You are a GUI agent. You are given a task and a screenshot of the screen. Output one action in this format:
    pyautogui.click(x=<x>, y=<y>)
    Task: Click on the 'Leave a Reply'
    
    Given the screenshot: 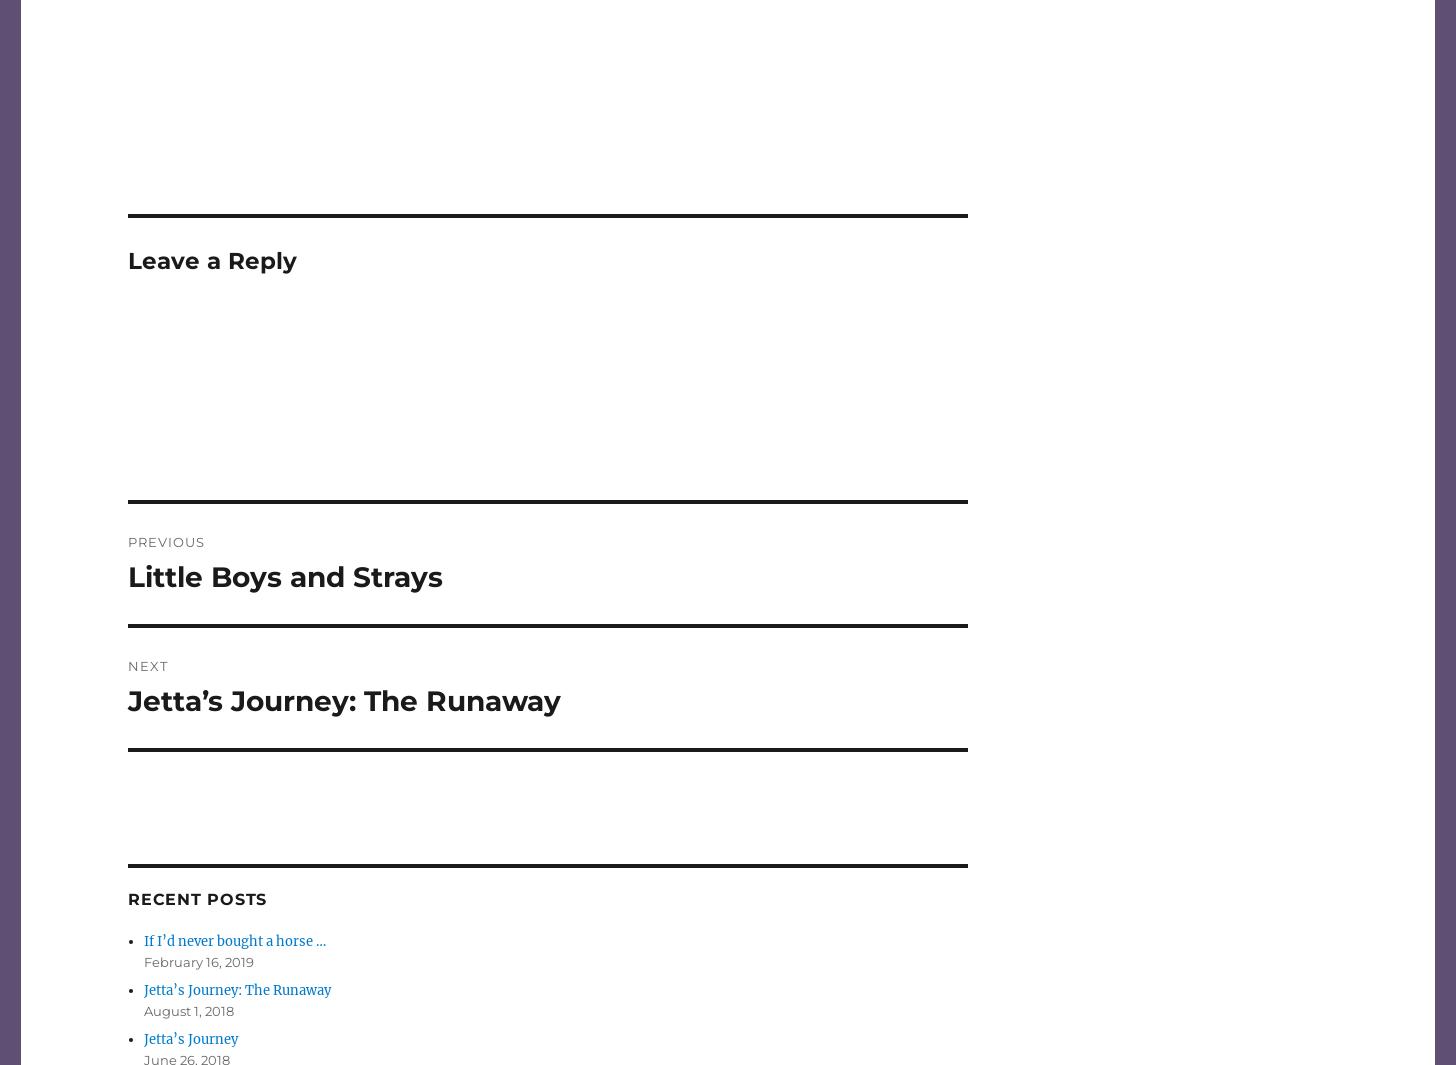 What is the action you would take?
    pyautogui.click(x=212, y=260)
    